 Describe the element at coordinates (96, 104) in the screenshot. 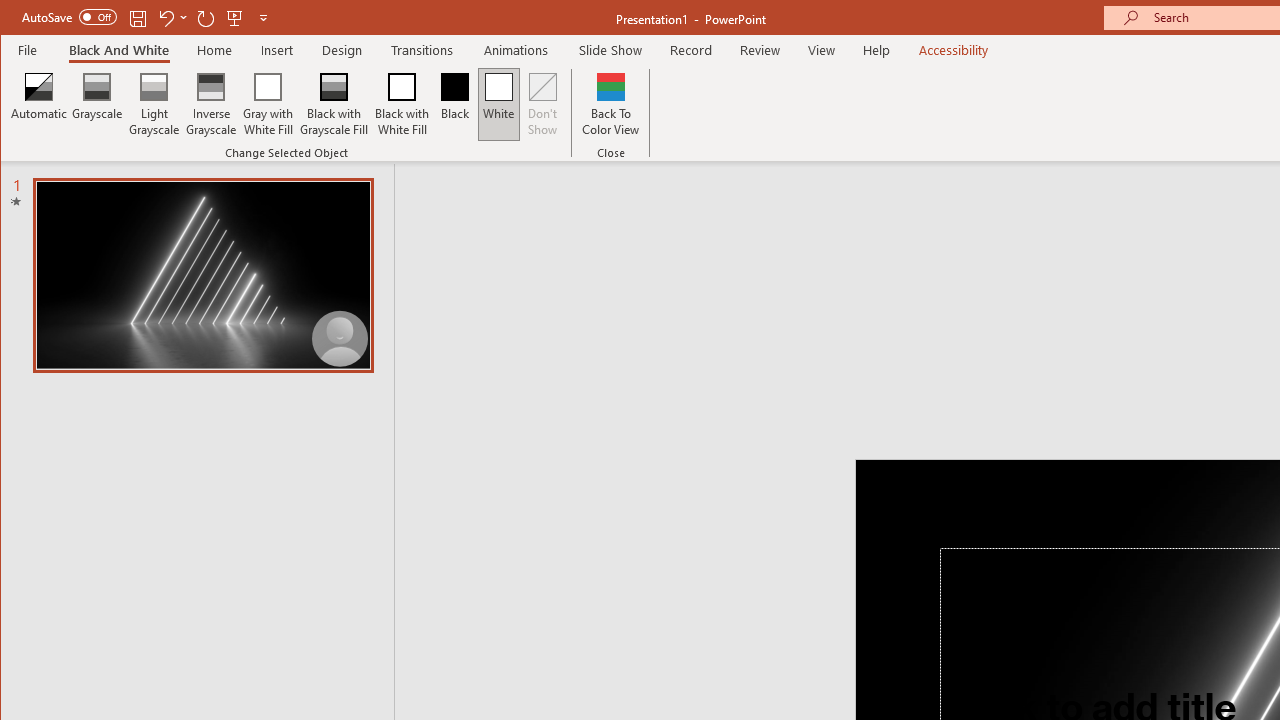

I see `'Grayscale'` at that location.